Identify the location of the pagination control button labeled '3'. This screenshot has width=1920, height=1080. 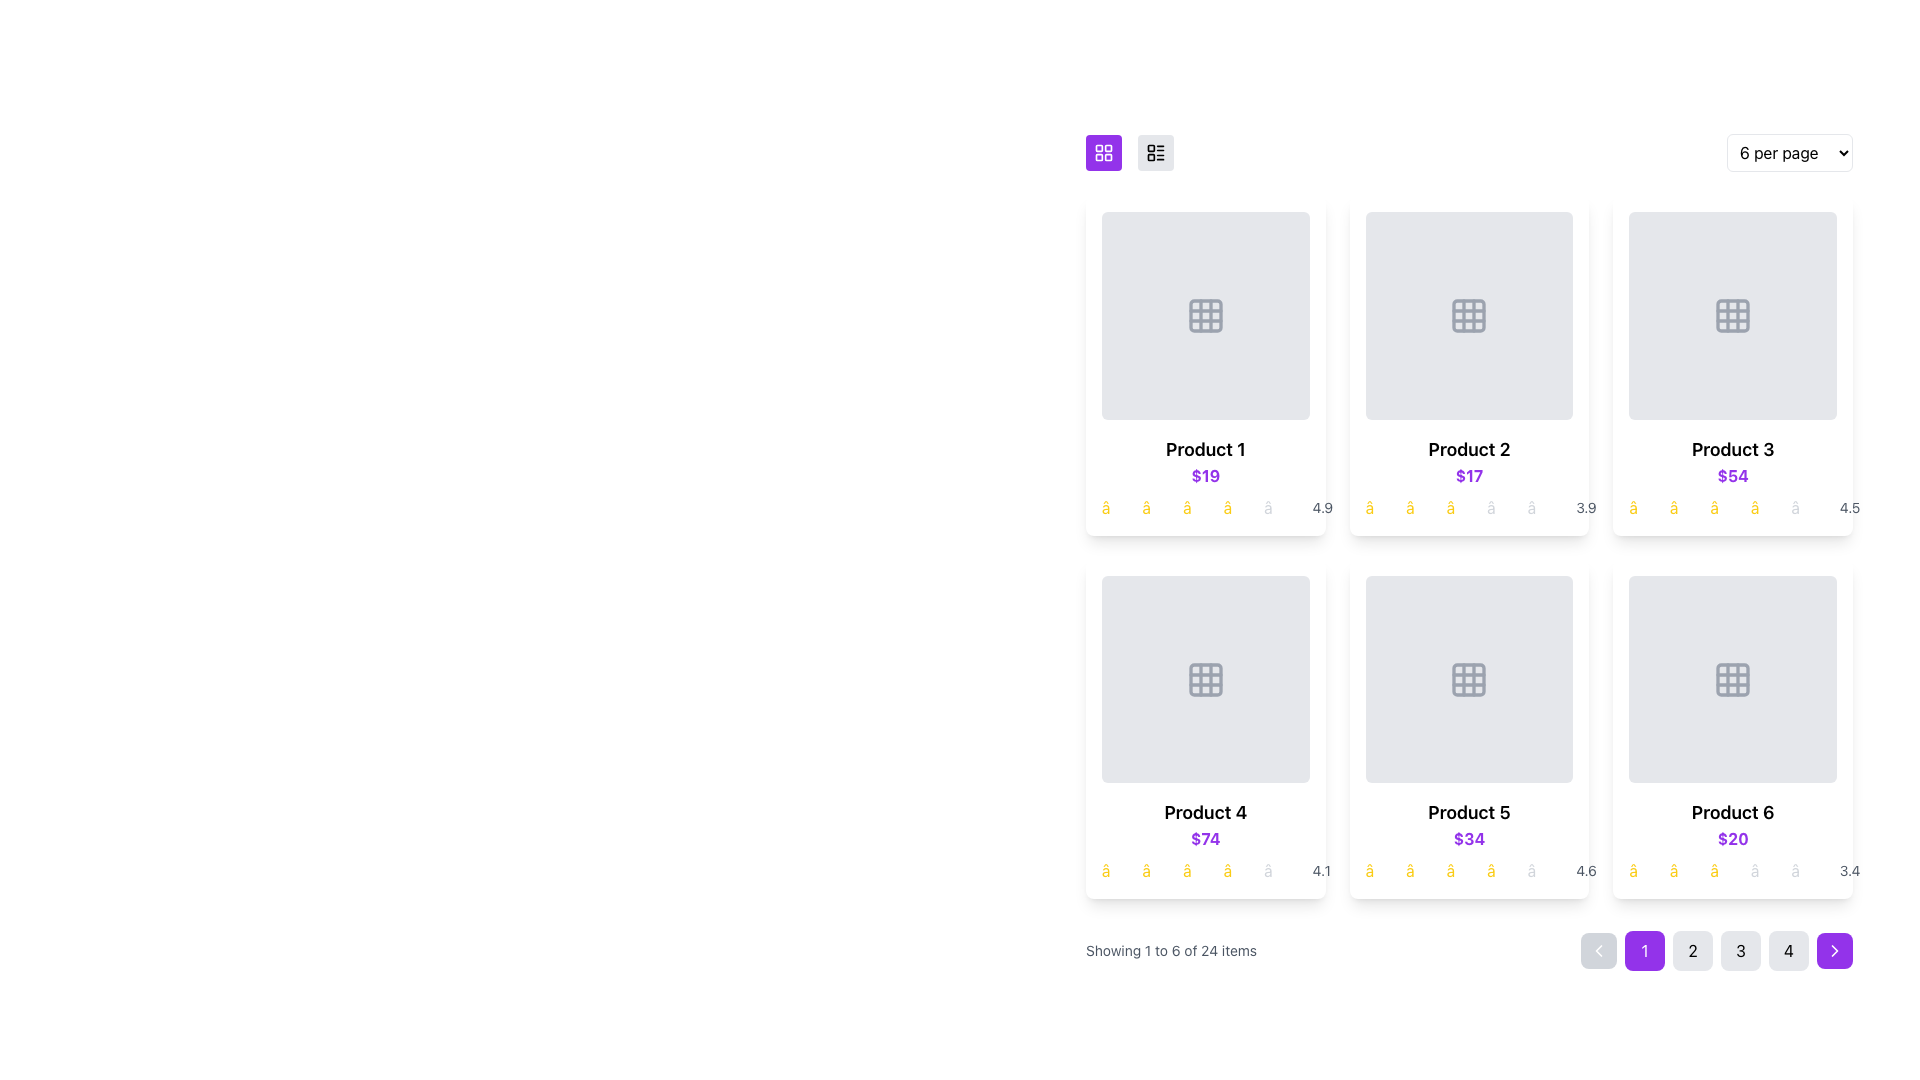
(1740, 950).